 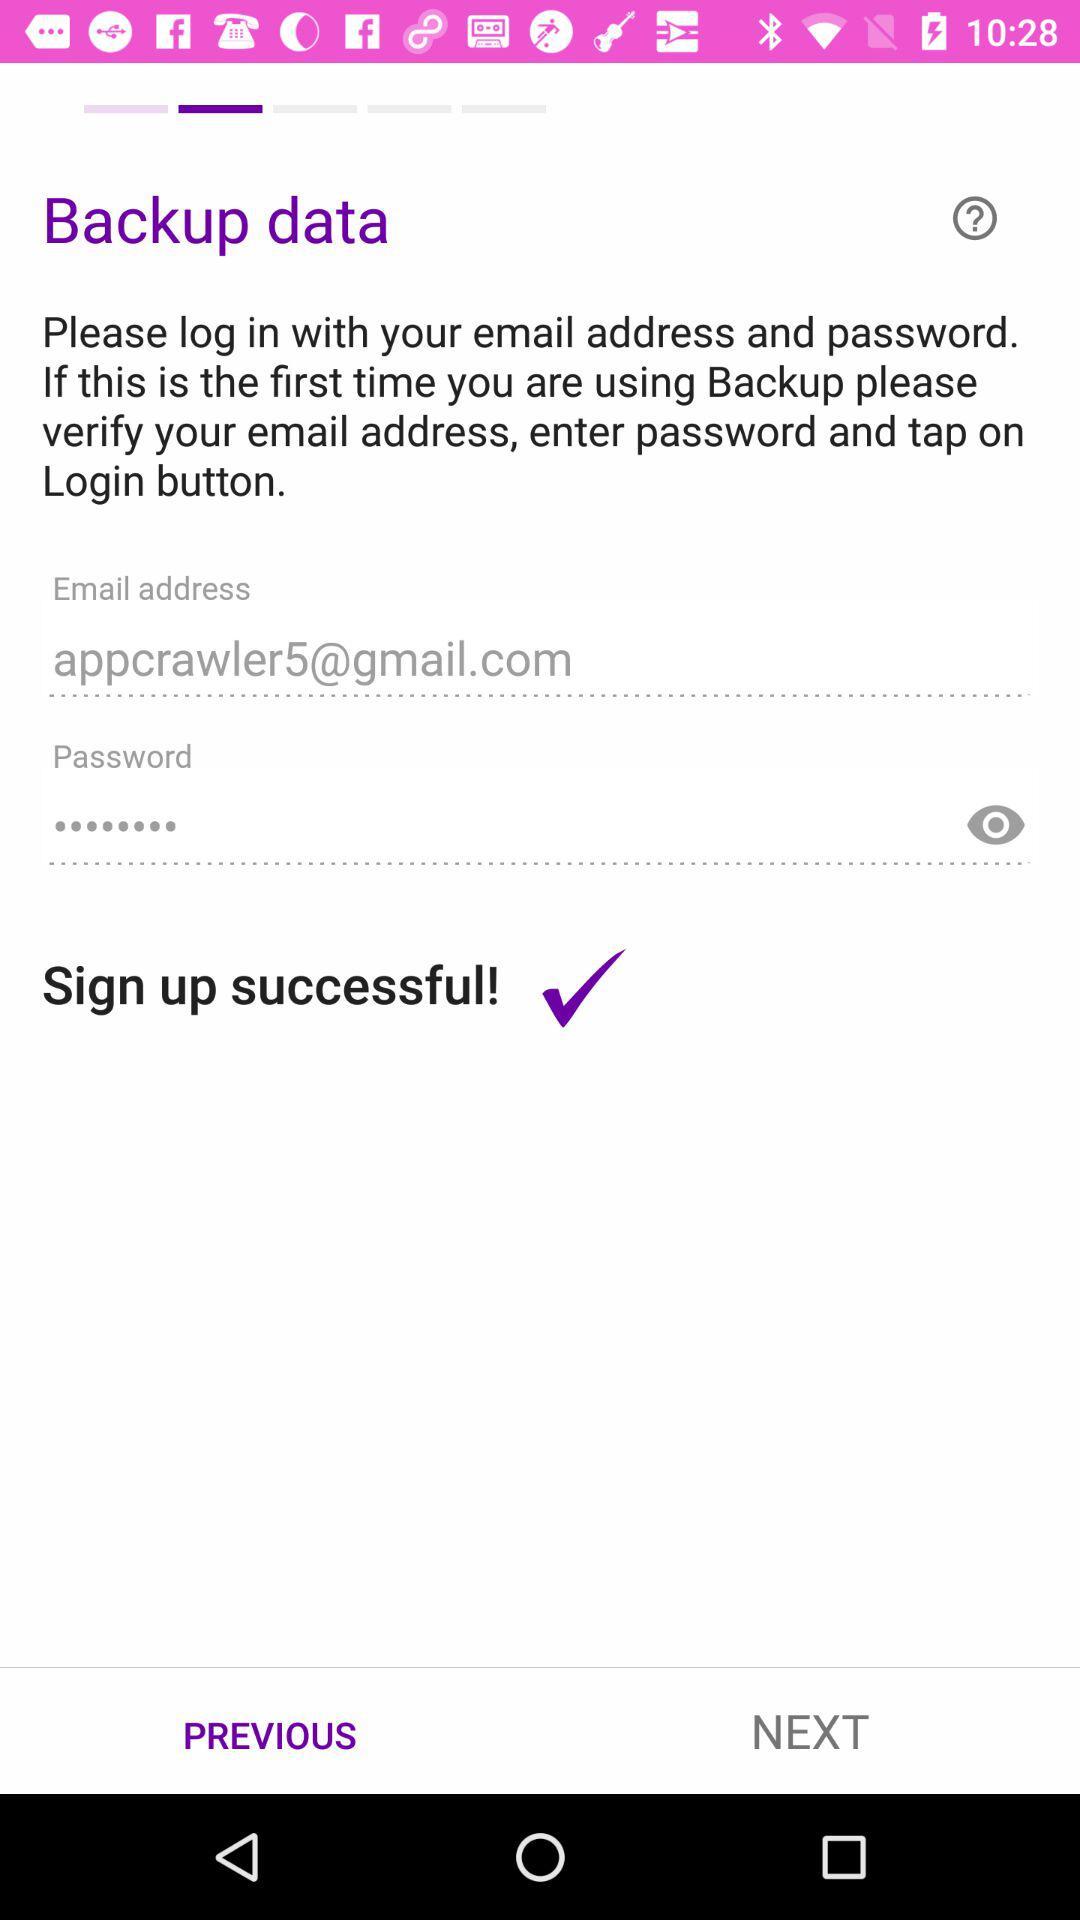 I want to click on show password, so click(x=995, y=815).